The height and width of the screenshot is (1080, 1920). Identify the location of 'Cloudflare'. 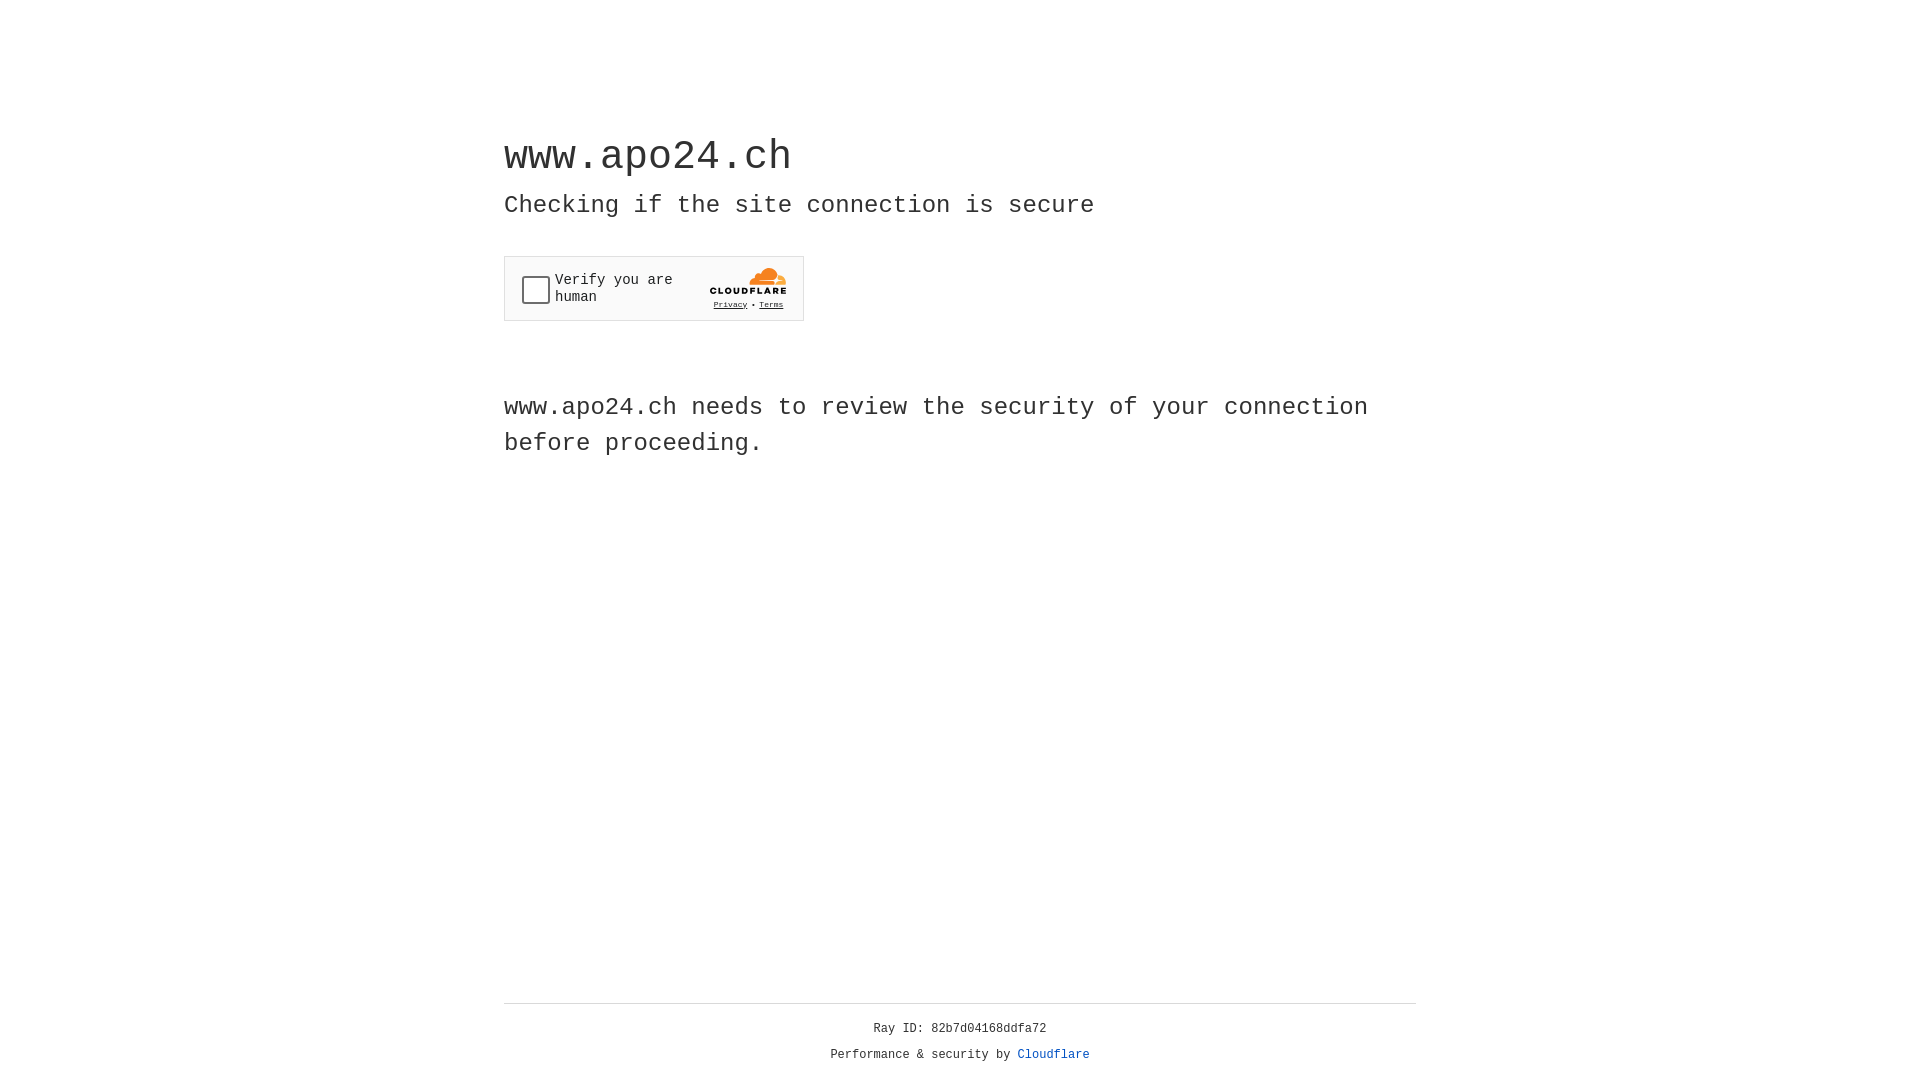
(1053, 1054).